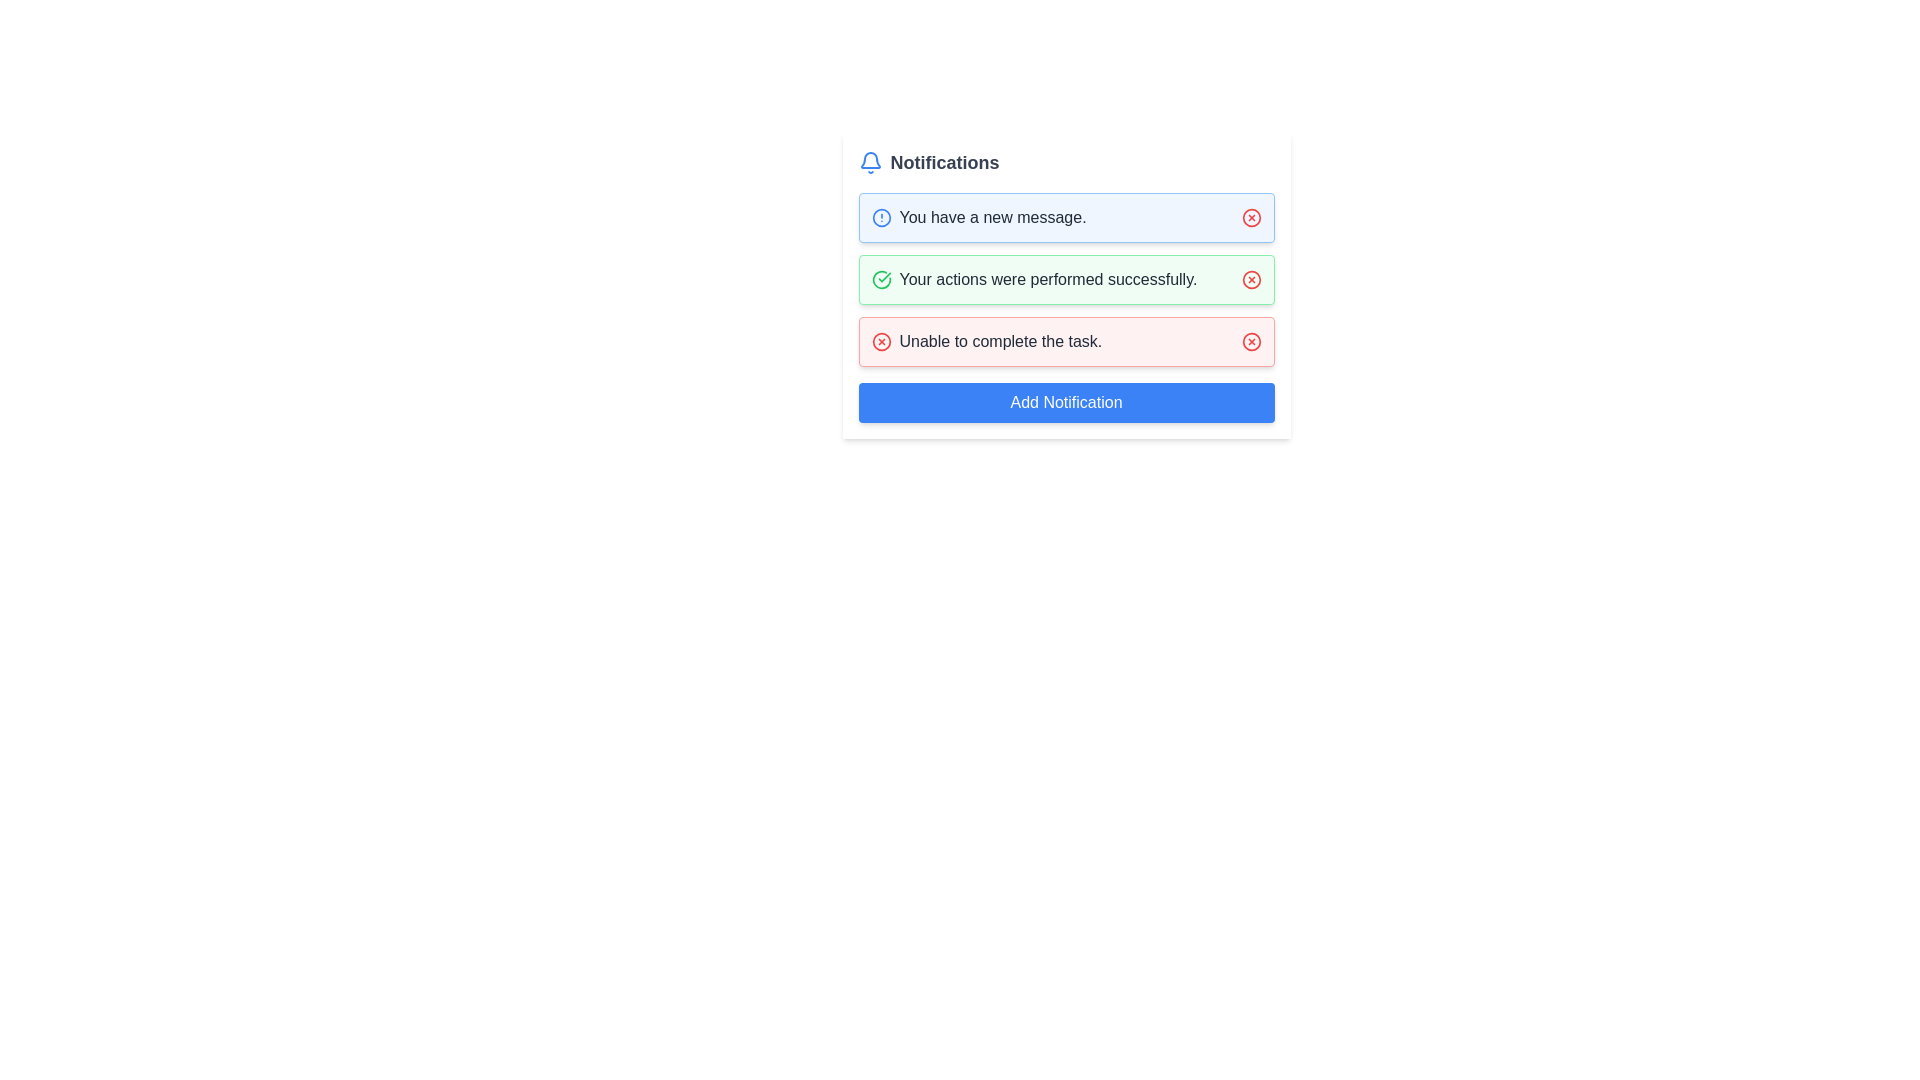 This screenshot has height=1080, width=1920. What do you see at coordinates (1034, 280) in the screenshot?
I see `the informational message with icon that indicates a successful action, located in the notification card with a green background` at bounding box center [1034, 280].